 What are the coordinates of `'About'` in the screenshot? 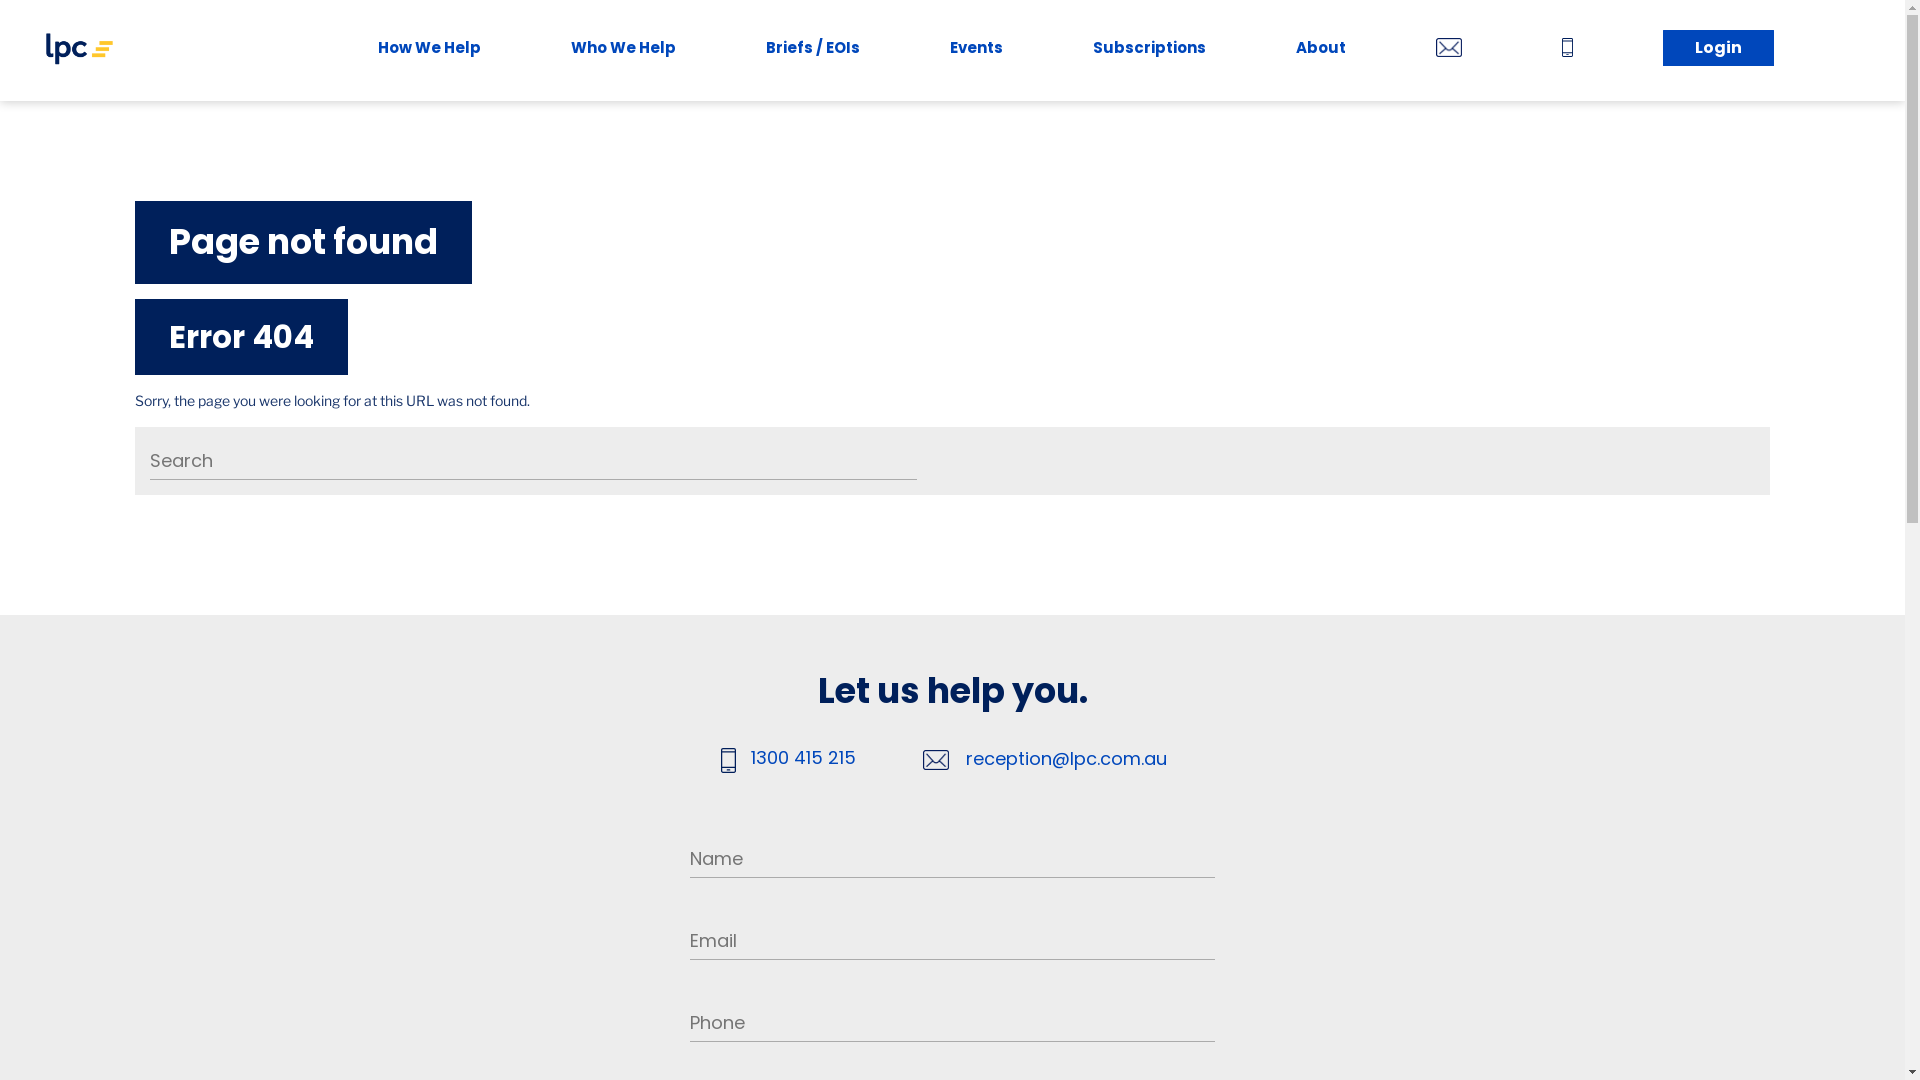 It's located at (1320, 49).